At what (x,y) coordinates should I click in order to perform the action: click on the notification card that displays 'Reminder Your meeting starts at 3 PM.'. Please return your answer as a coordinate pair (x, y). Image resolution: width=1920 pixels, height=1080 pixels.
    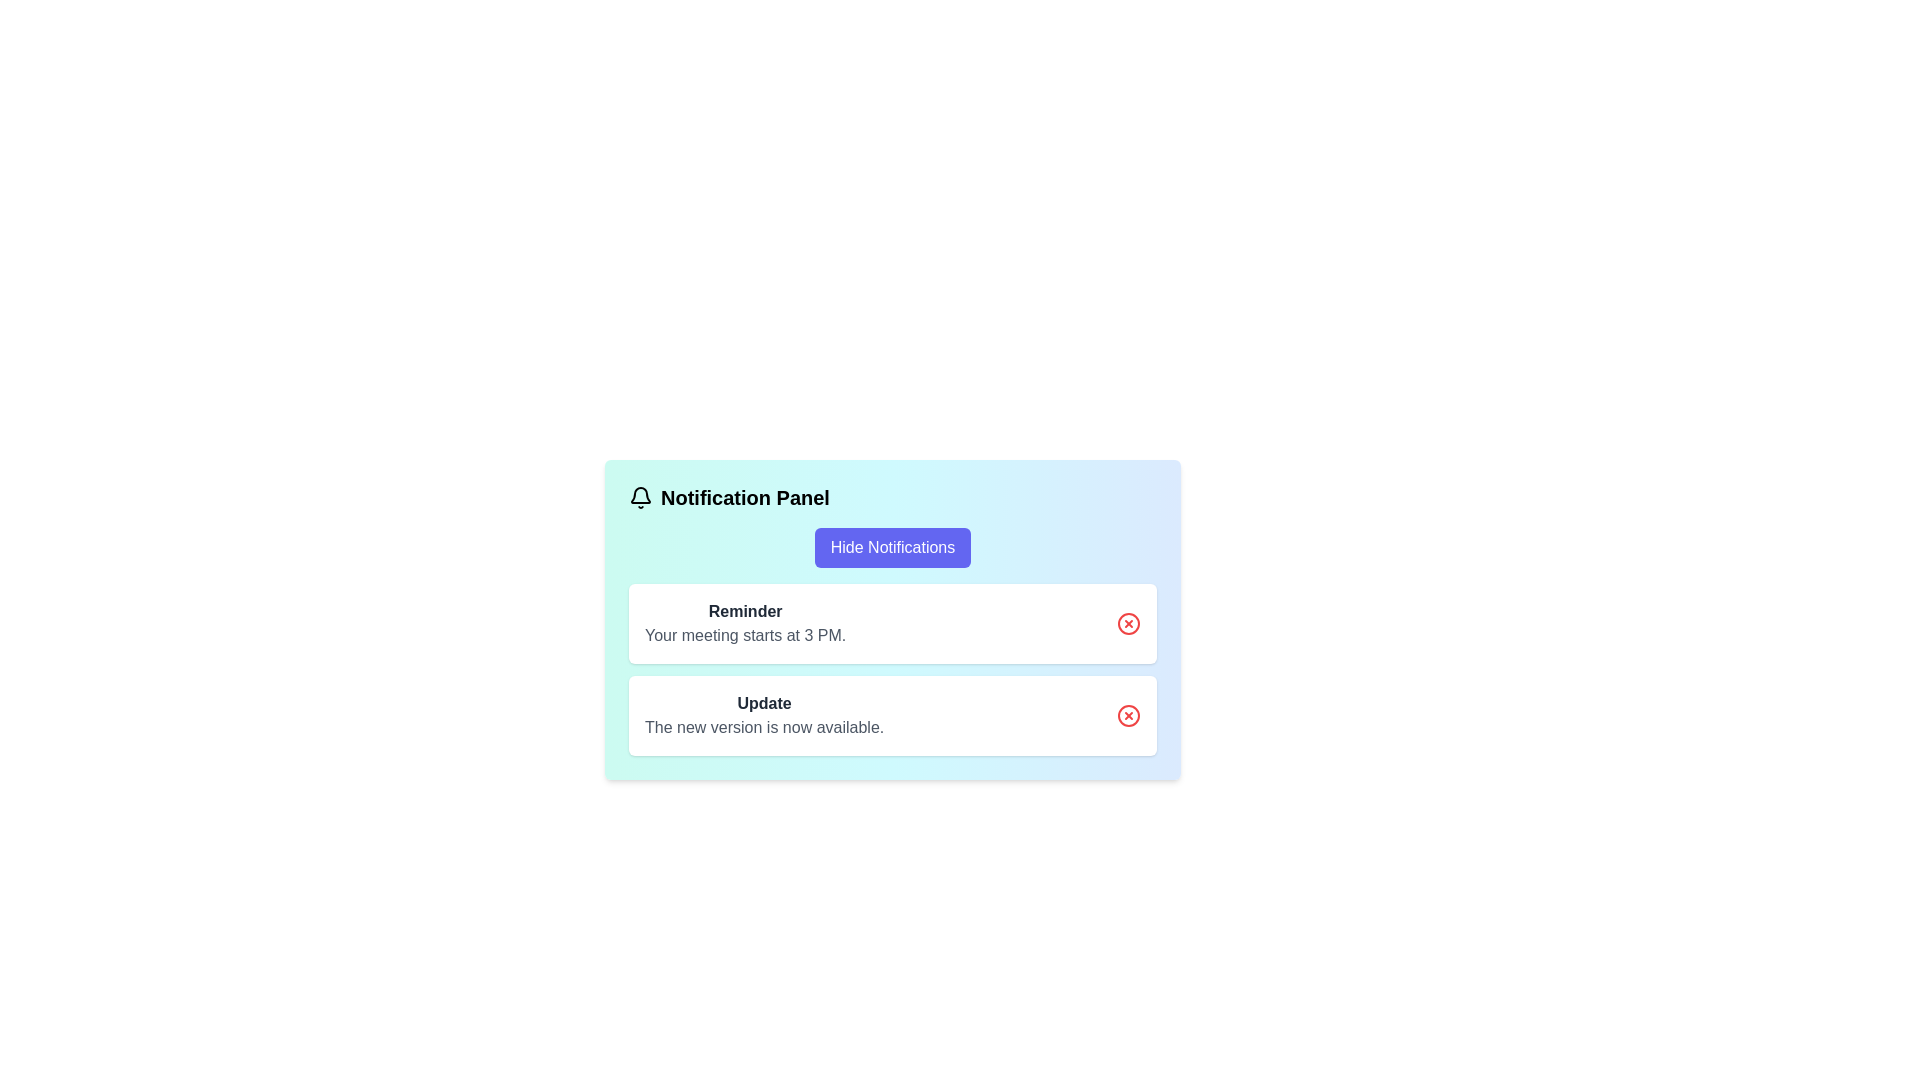
    Looking at the image, I should click on (891, 619).